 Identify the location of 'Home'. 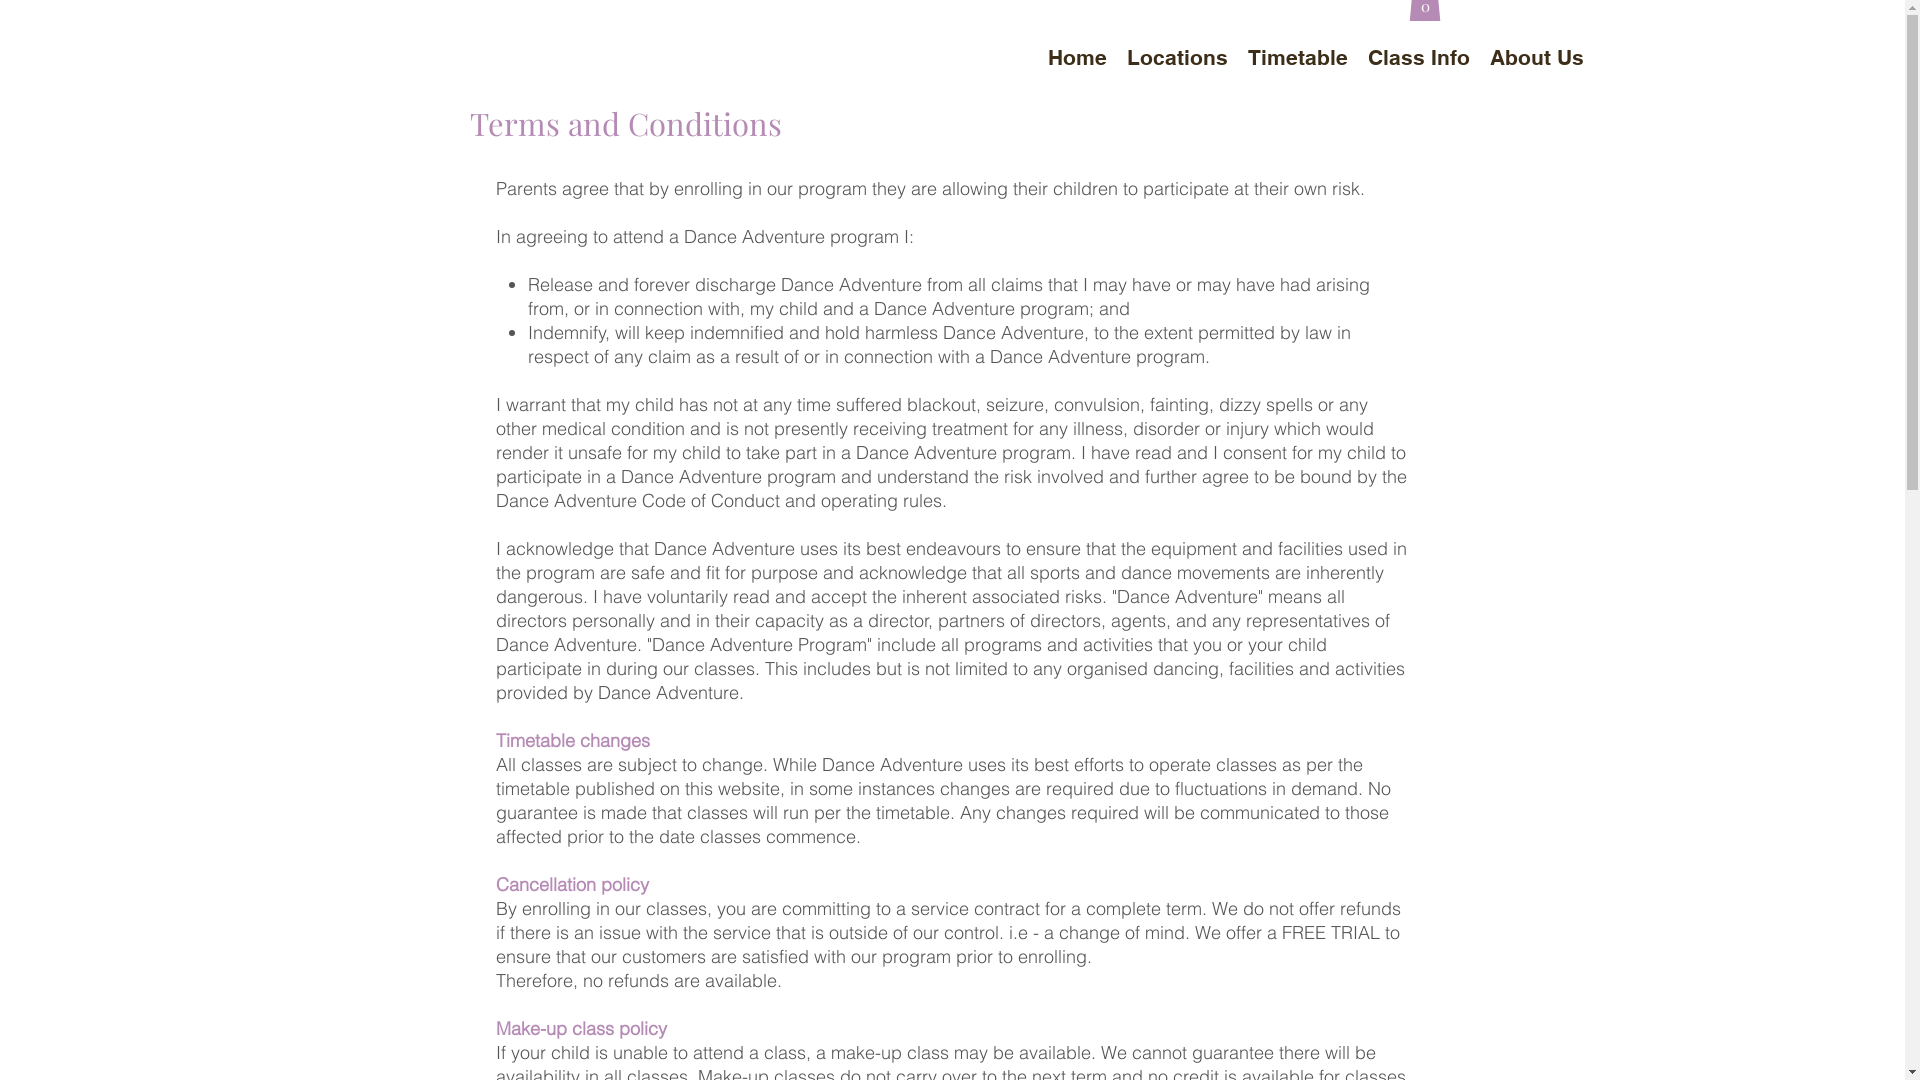
(1076, 56).